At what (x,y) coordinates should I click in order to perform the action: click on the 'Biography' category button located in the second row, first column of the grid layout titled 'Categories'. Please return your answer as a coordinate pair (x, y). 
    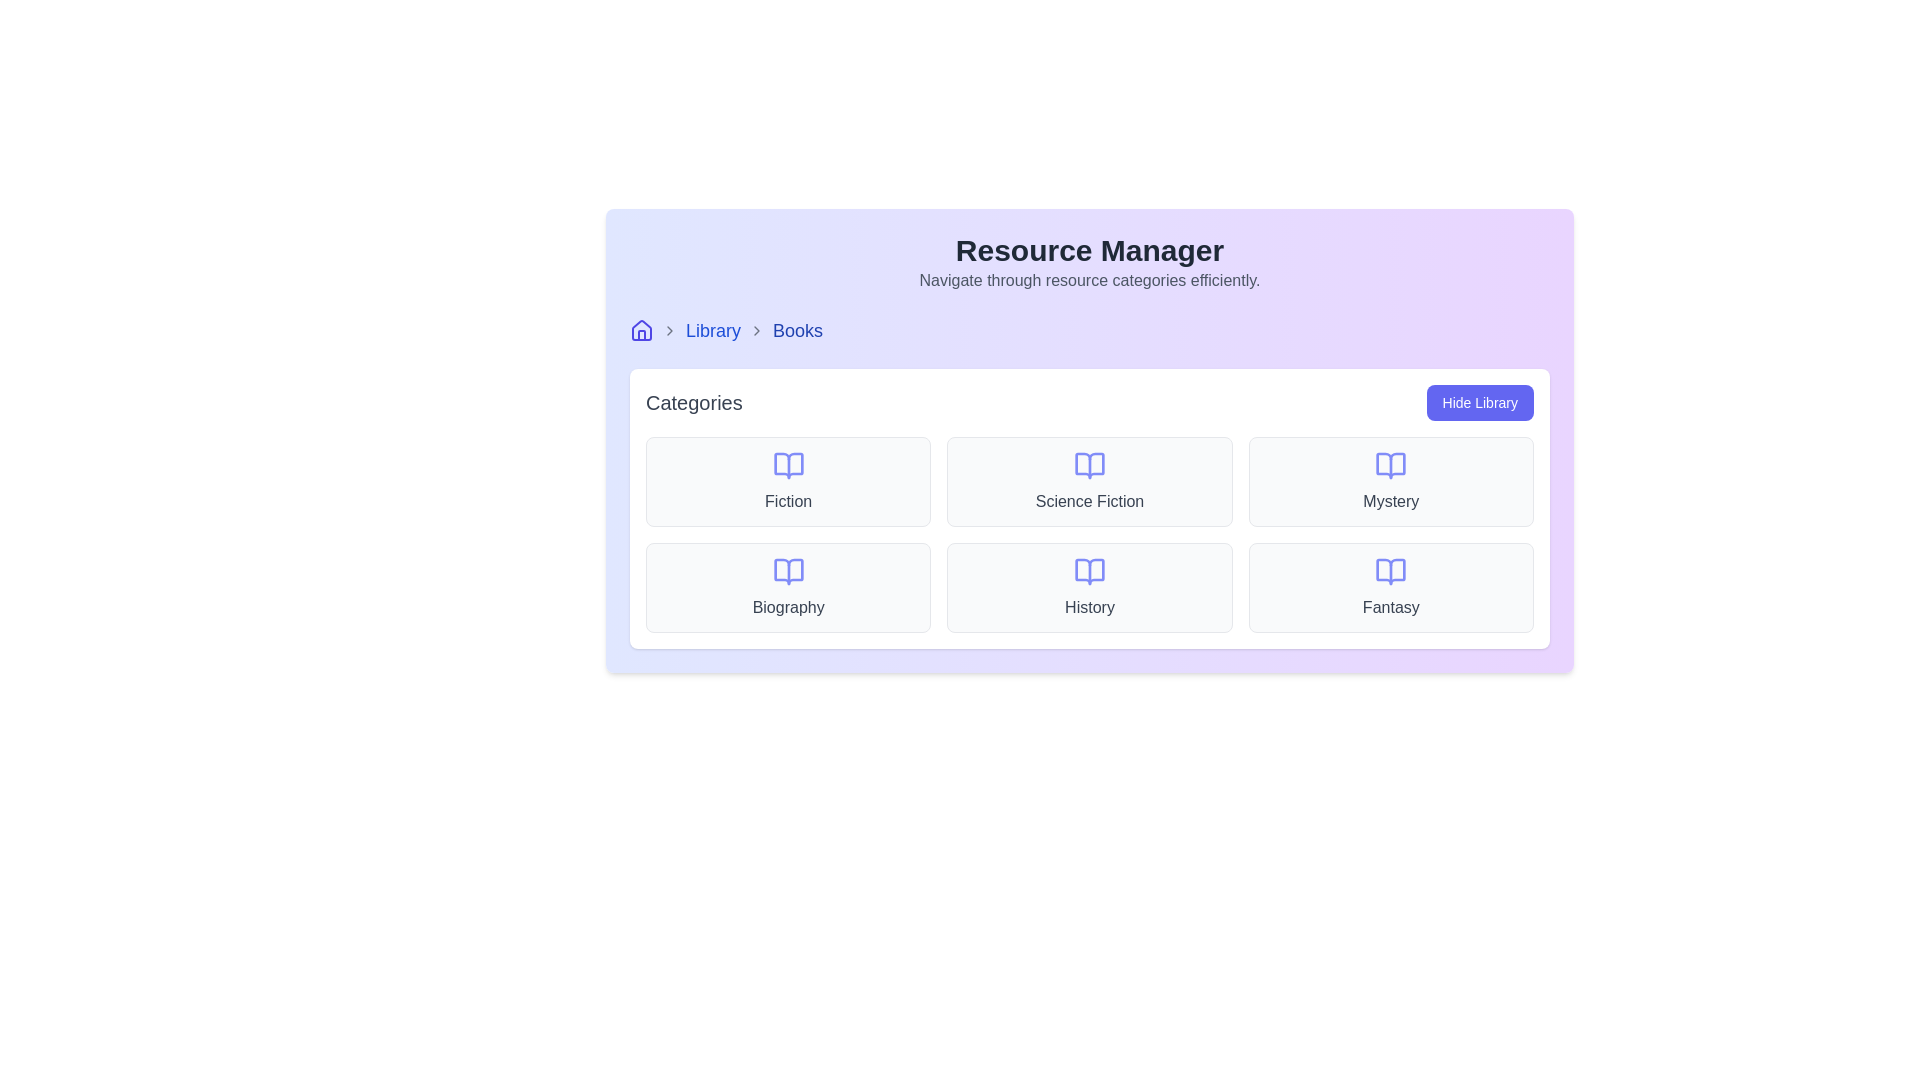
    Looking at the image, I should click on (787, 586).